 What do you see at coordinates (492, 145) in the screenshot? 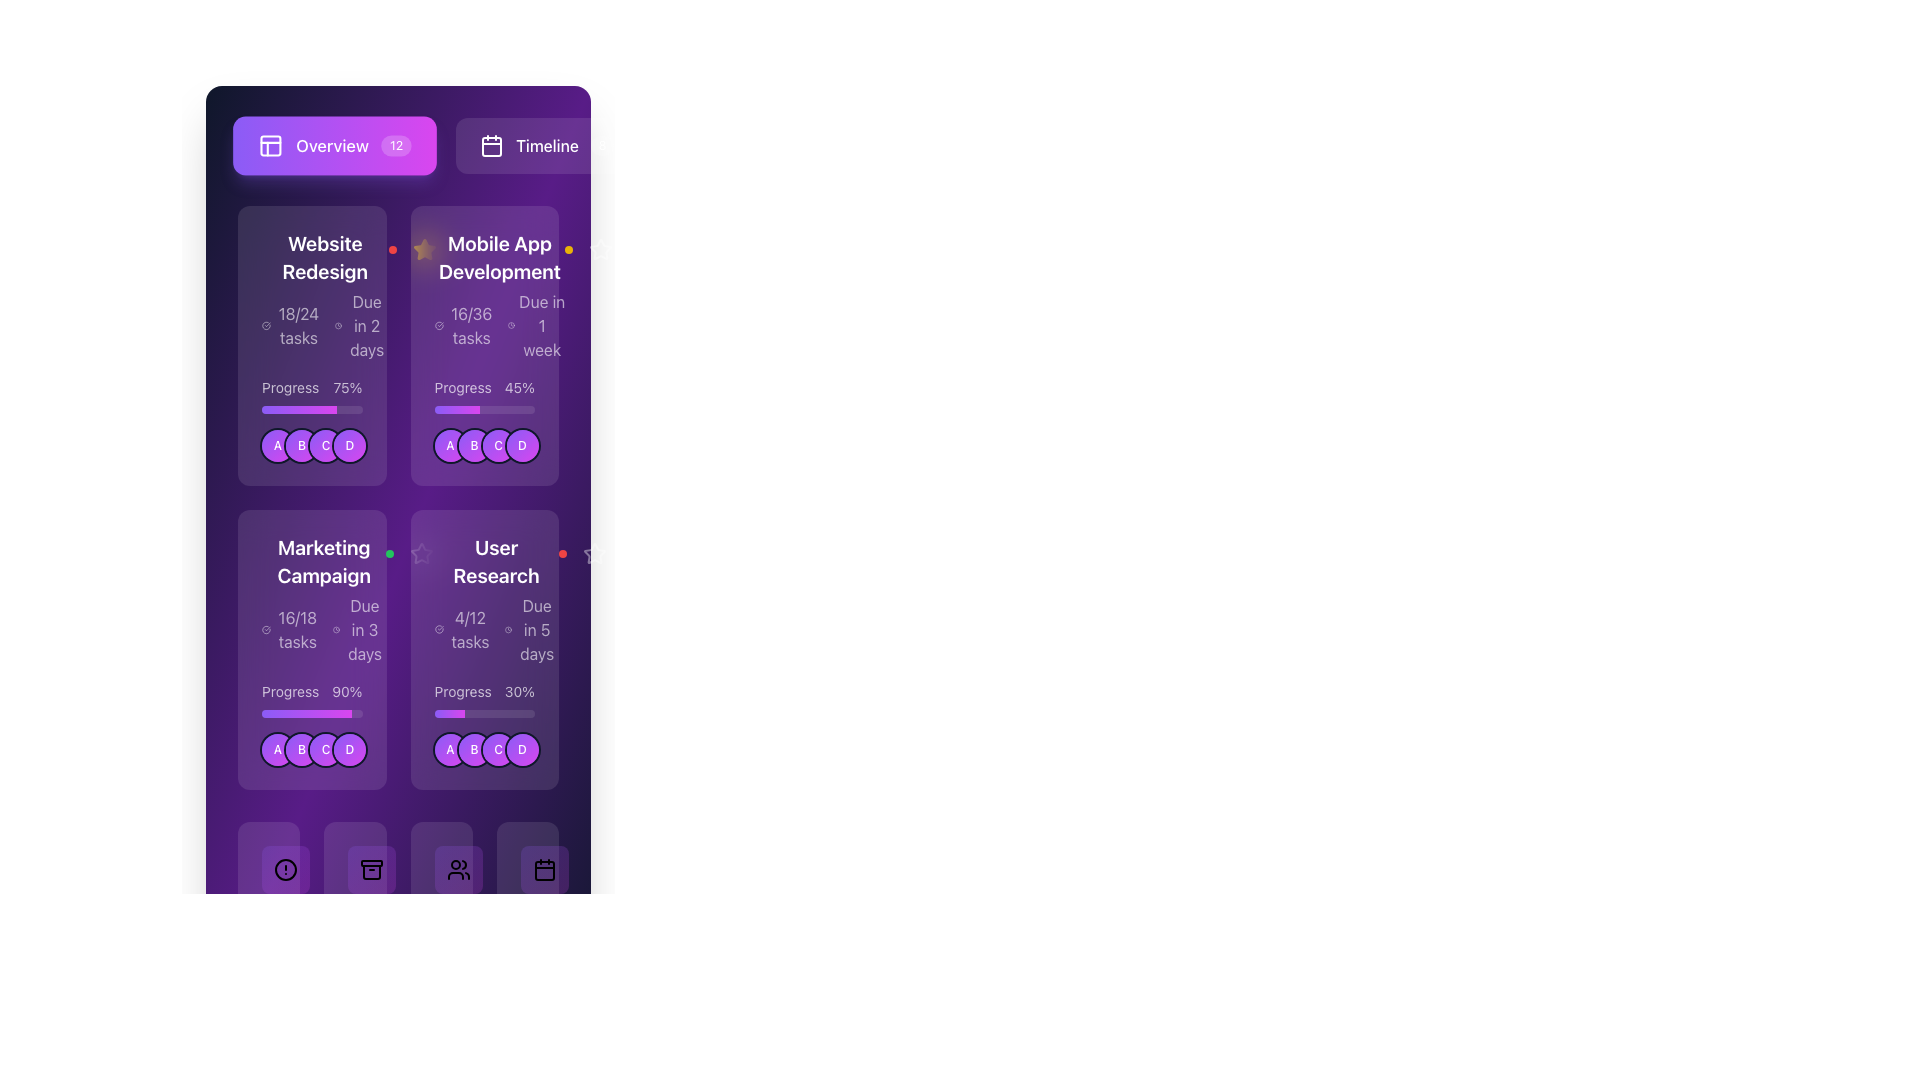
I see `the calendar icon located in the 'Timeline' option at the top right corner of the navigation section, which precedes the label 'Timeline.'` at bounding box center [492, 145].